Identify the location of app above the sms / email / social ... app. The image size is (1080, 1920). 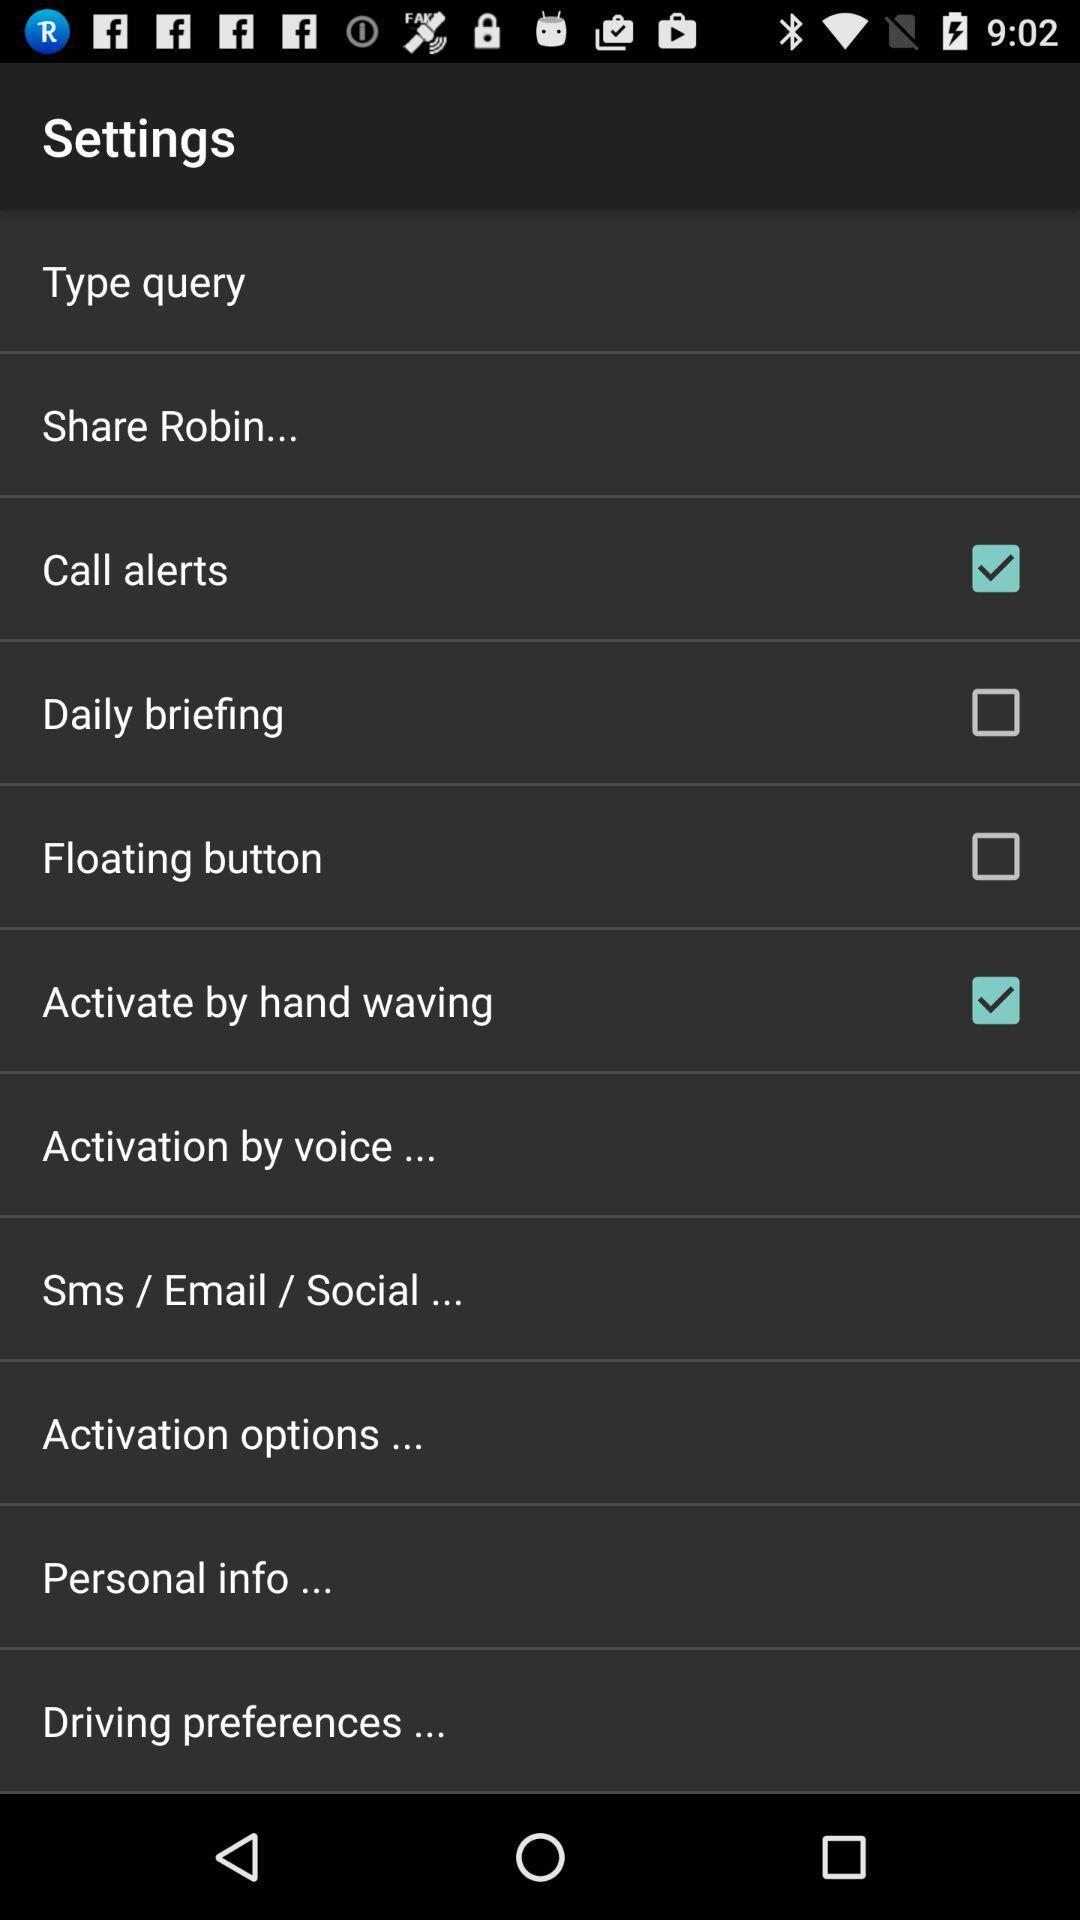
(238, 1144).